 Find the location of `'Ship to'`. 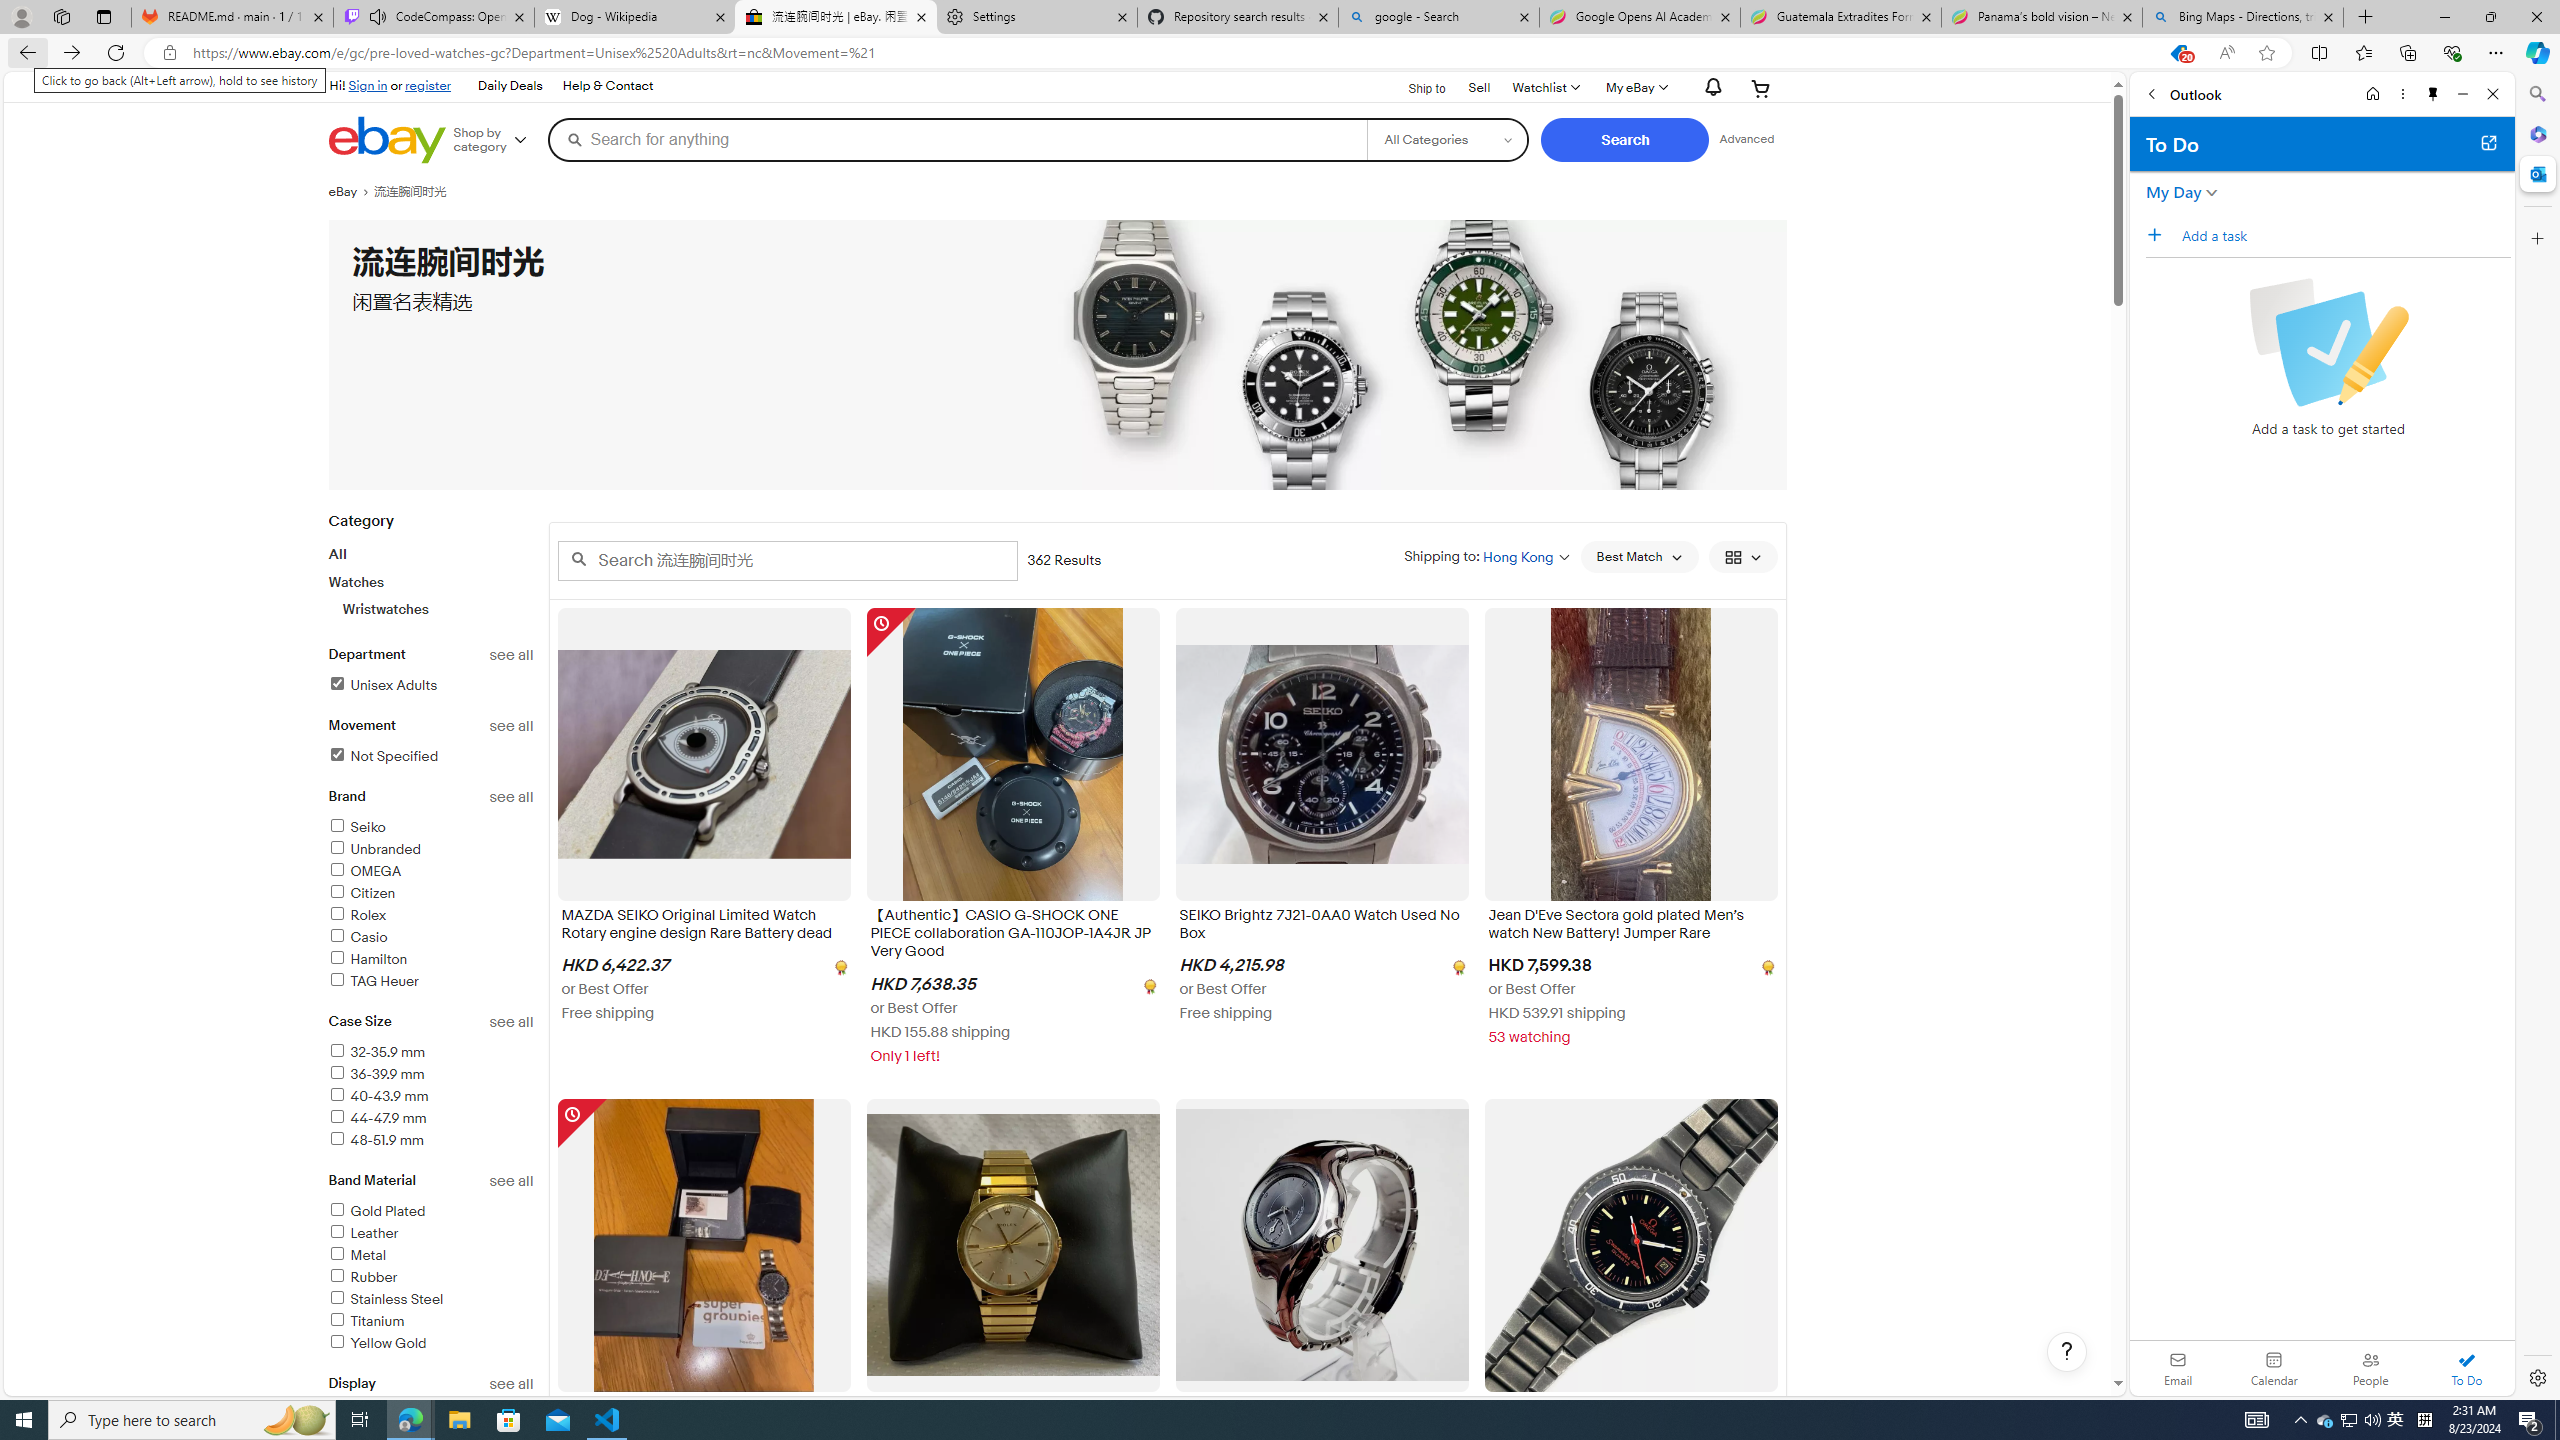

'Ship to' is located at coordinates (1414, 87).